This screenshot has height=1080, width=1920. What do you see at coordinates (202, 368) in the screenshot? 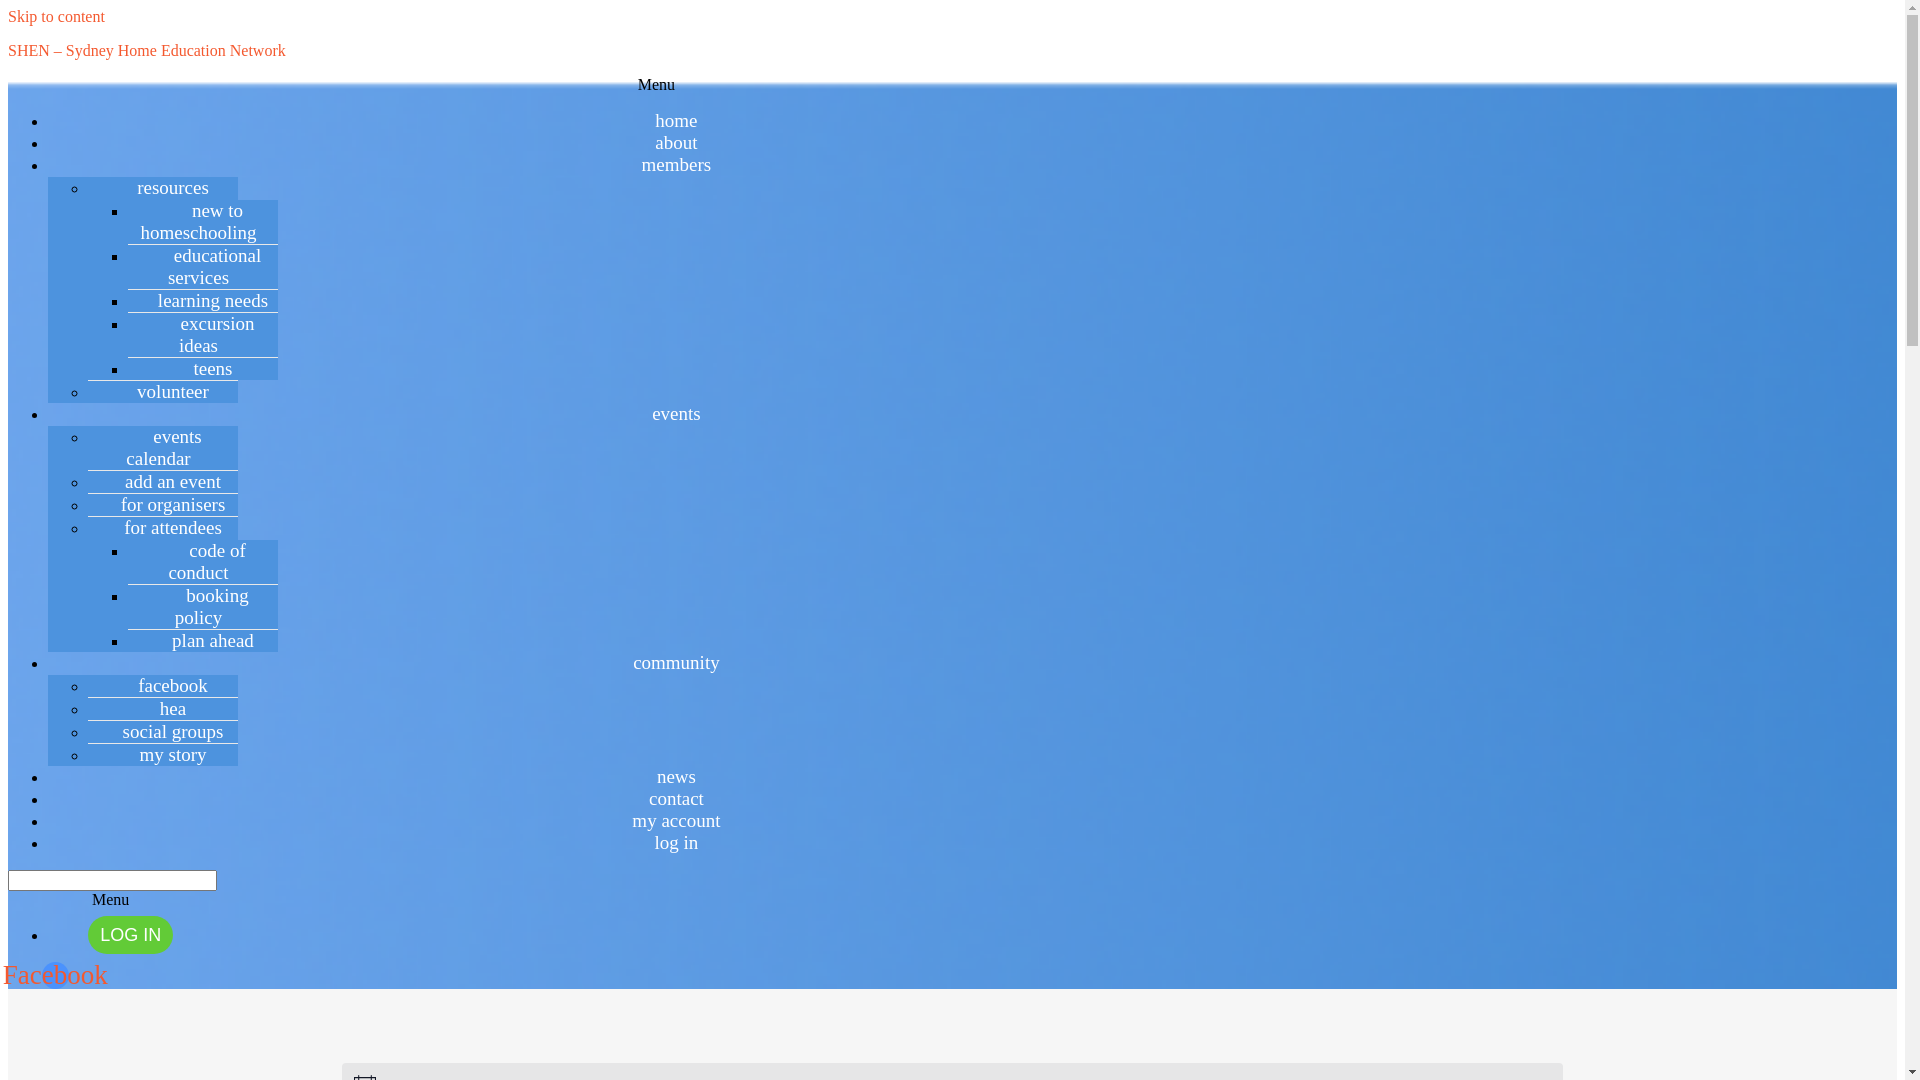
I see `'teens'` at bounding box center [202, 368].